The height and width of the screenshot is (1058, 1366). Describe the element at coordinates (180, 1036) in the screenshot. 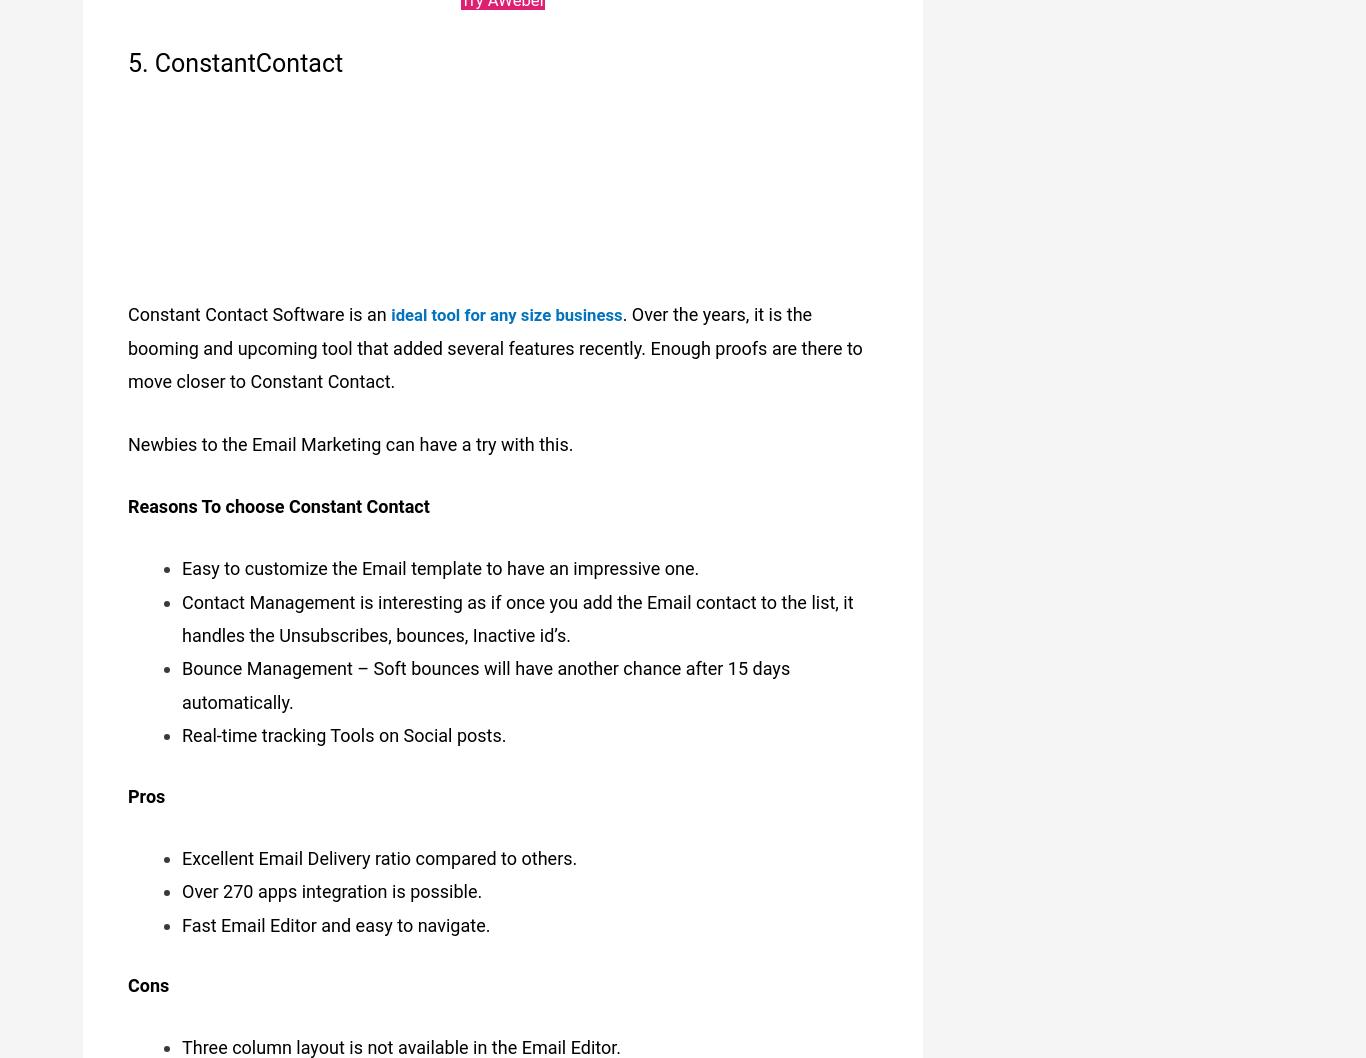

I see `'Three column layout is not available in the Email Editor.'` at that location.